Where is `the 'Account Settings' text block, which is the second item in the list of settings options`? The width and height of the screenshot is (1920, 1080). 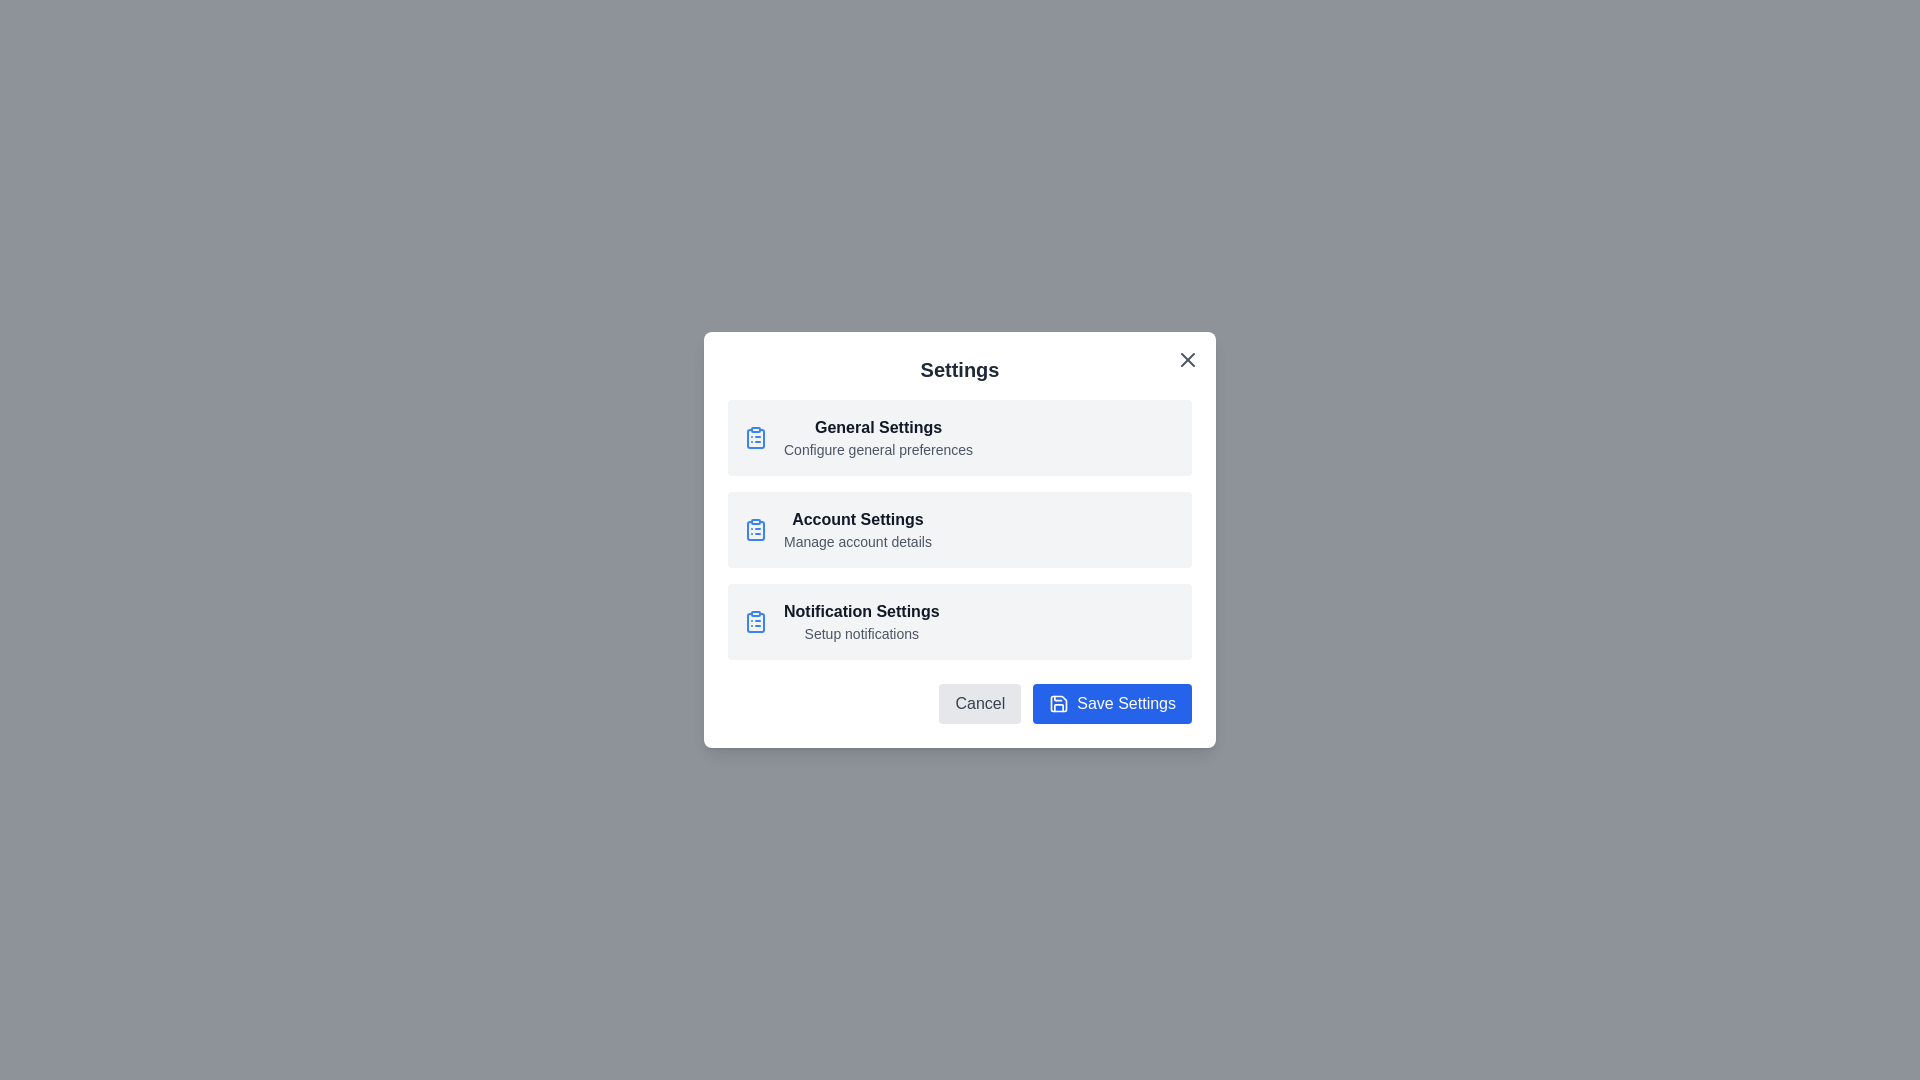 the 'Account Settings' text block, which is the second item in the list of settings options is located at coordinates (857, 528).